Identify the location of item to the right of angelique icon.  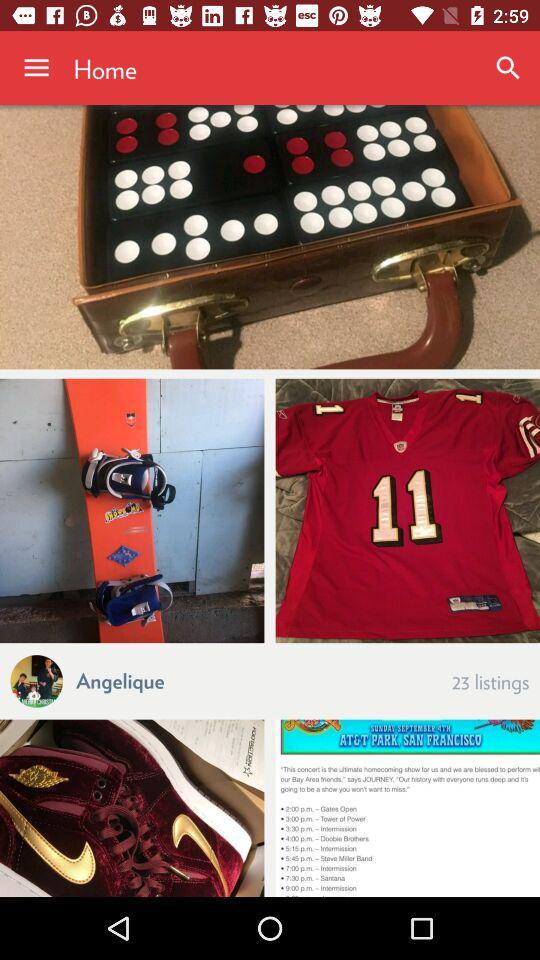
(489, 680).